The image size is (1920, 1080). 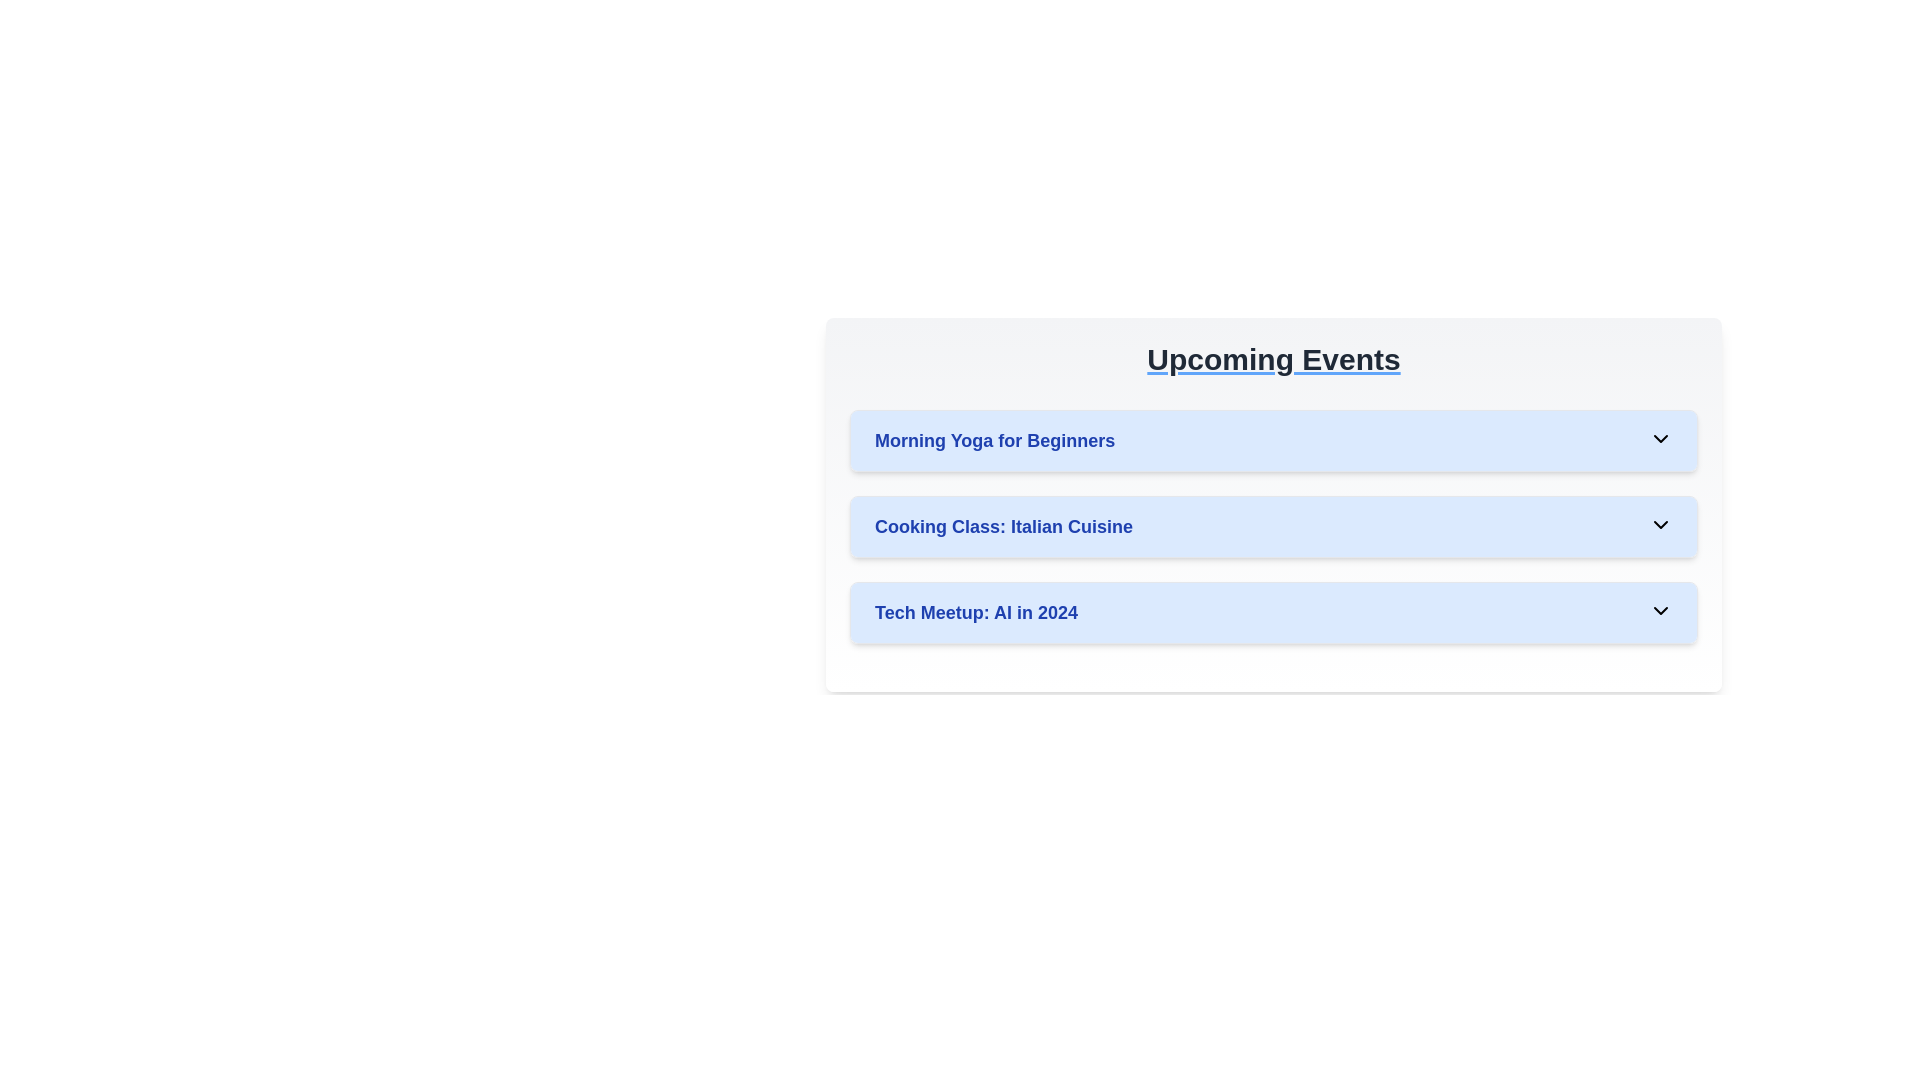 I want to click on the dropdown indicator icon located to the right of 'Cooking Class: Italian Cuisine', so click(x=1660, y=523).